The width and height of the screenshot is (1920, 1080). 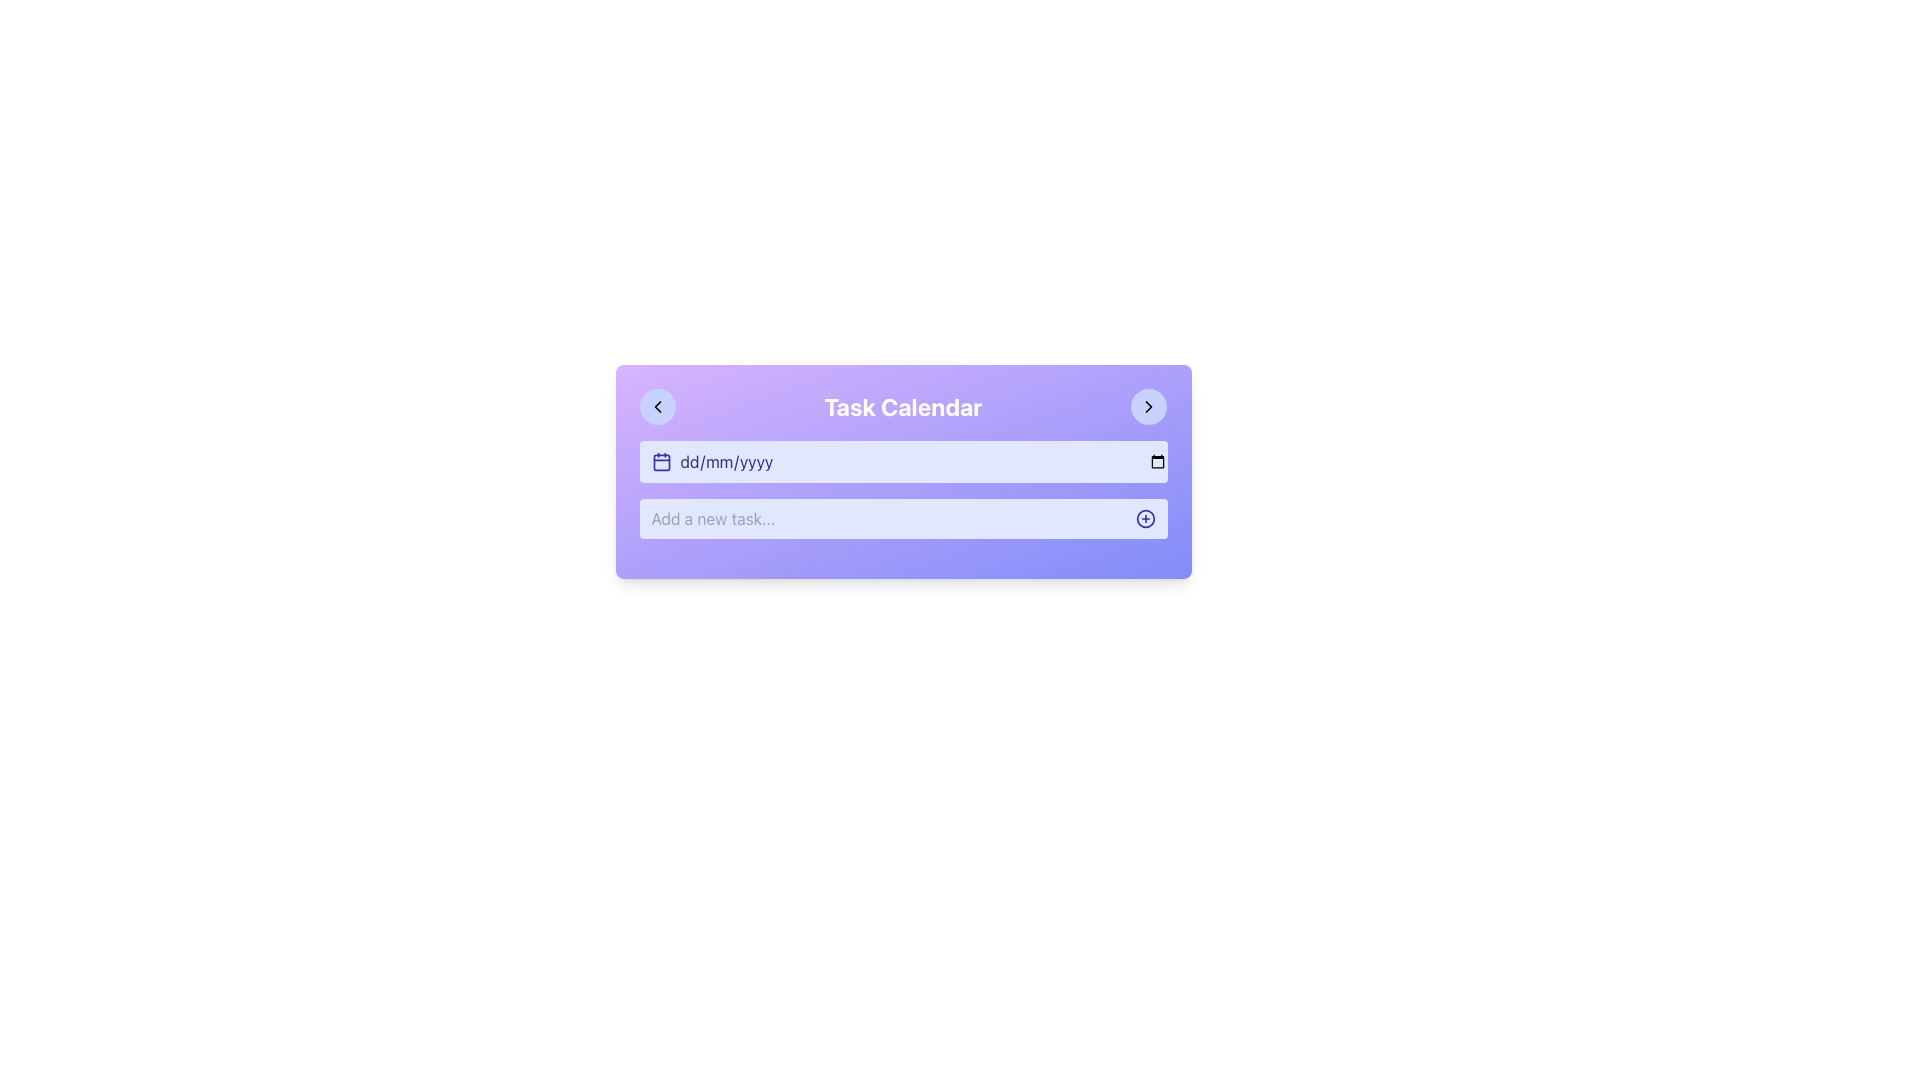 What do you see at coordinates (1149, 406) in the screenshot?
I see `the Chevron Icon or Navigation Indicator, which is a triangular-shaped rightward-pointing arrow located at the far right of the 'Task Calendar' header` at bounding box center [1149, 406].